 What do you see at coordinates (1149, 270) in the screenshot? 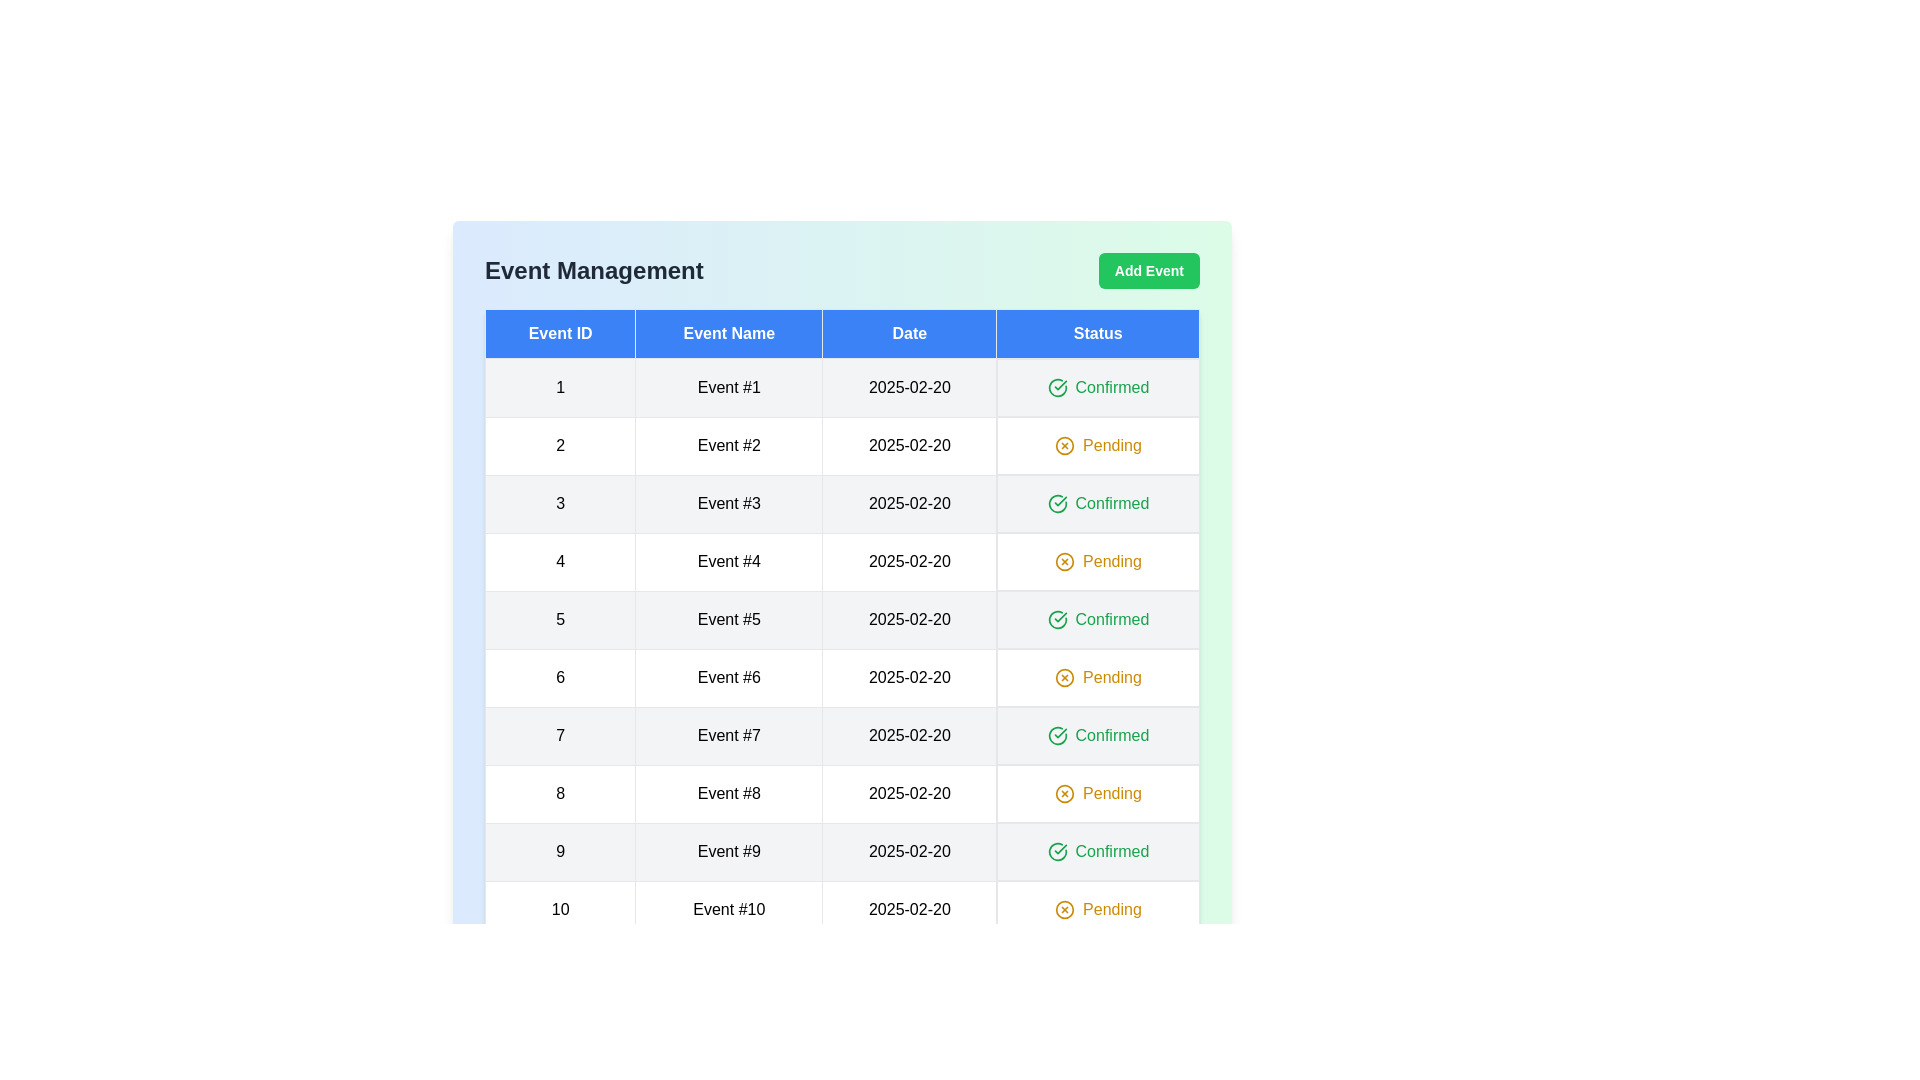
I see `'Add Event' button to initiate a new event creation` at bounding box center [1149, 270].